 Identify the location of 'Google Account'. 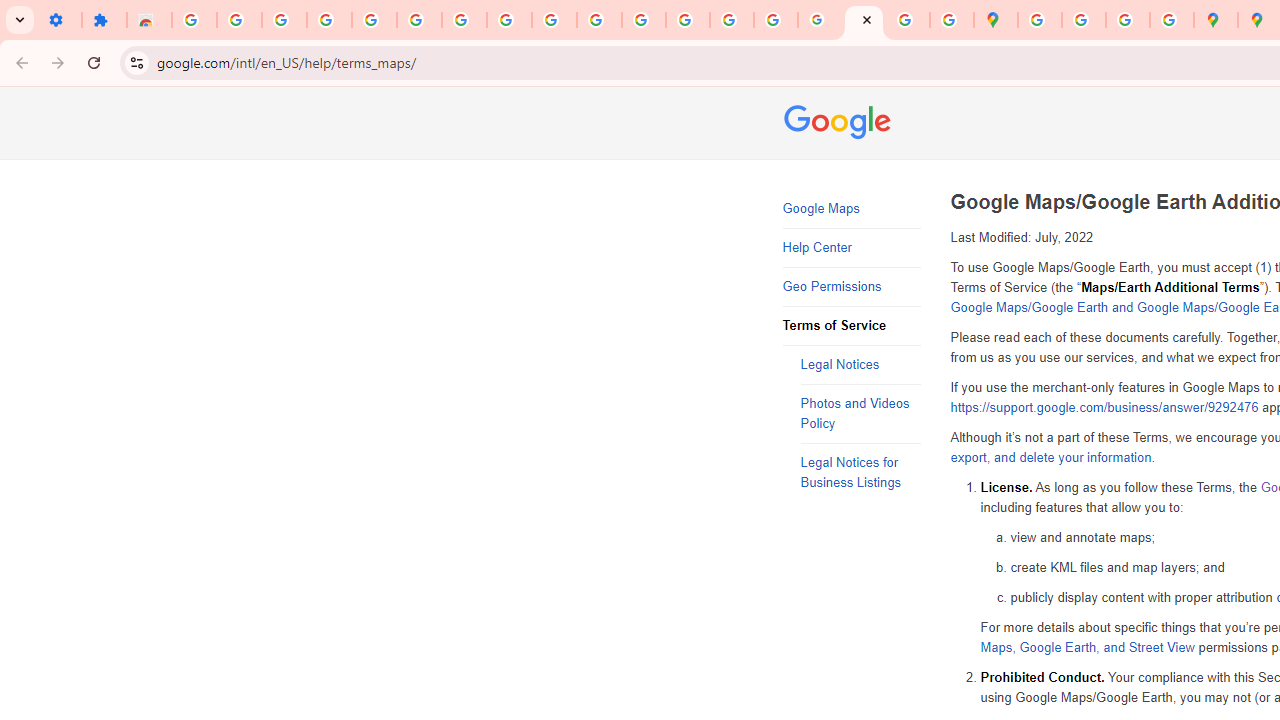
(509, 20).